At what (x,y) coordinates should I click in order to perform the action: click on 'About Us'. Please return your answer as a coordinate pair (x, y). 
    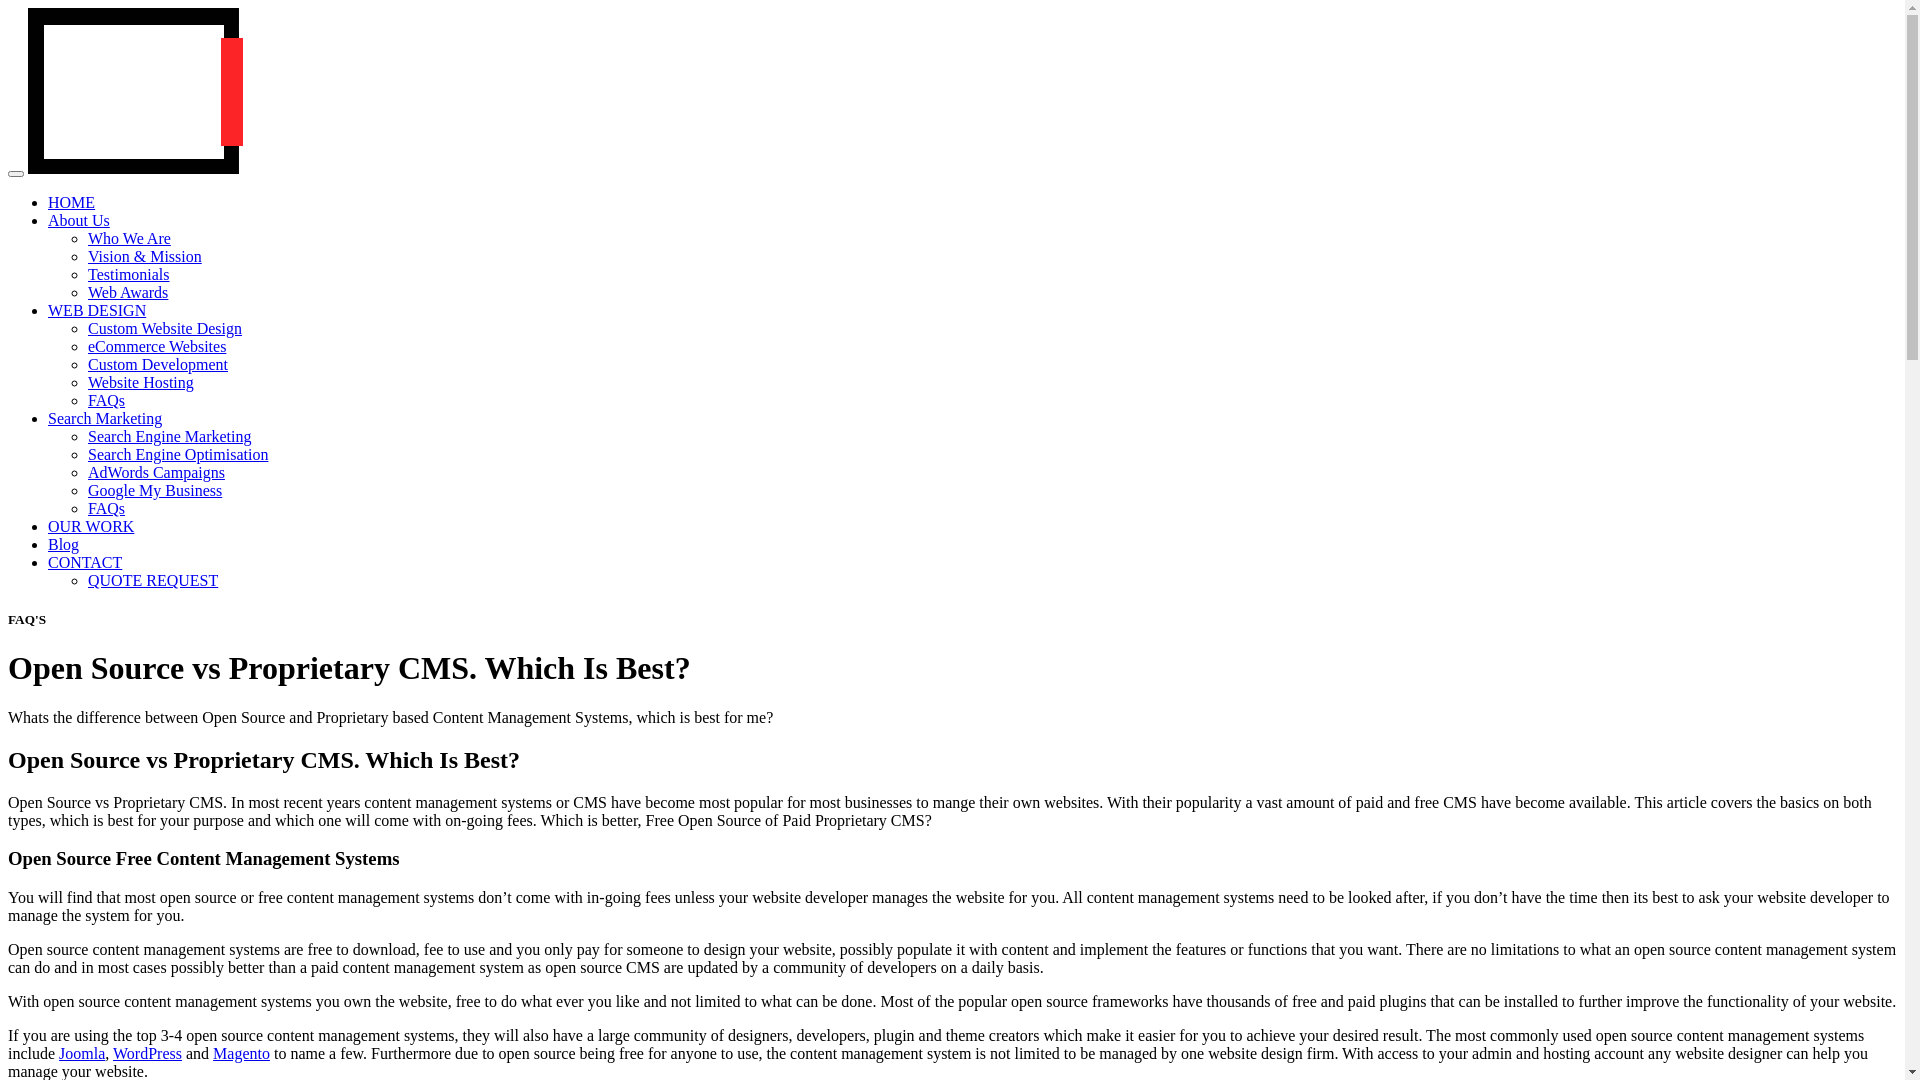
    Looking at the image, I should click on (78, 220).